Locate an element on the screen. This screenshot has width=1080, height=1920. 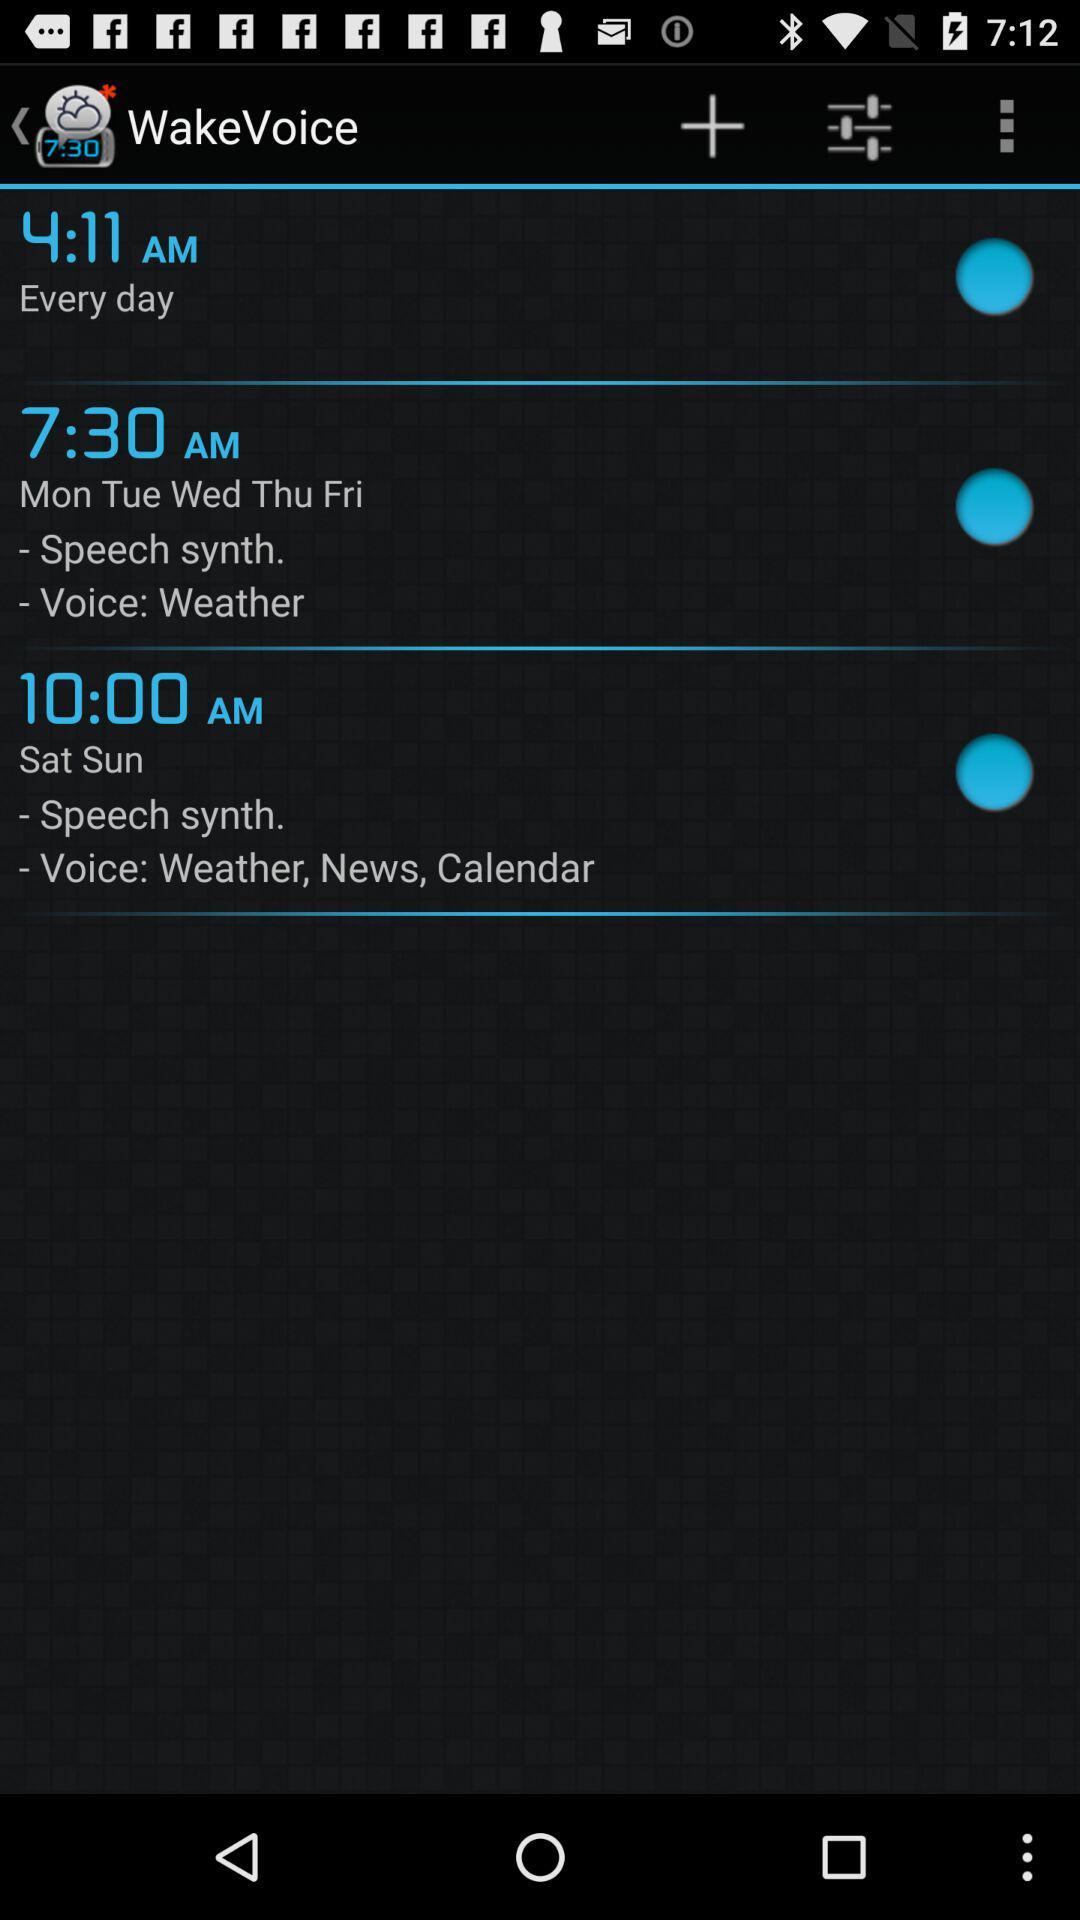
4:11 item is located at coordinates (79, 233).